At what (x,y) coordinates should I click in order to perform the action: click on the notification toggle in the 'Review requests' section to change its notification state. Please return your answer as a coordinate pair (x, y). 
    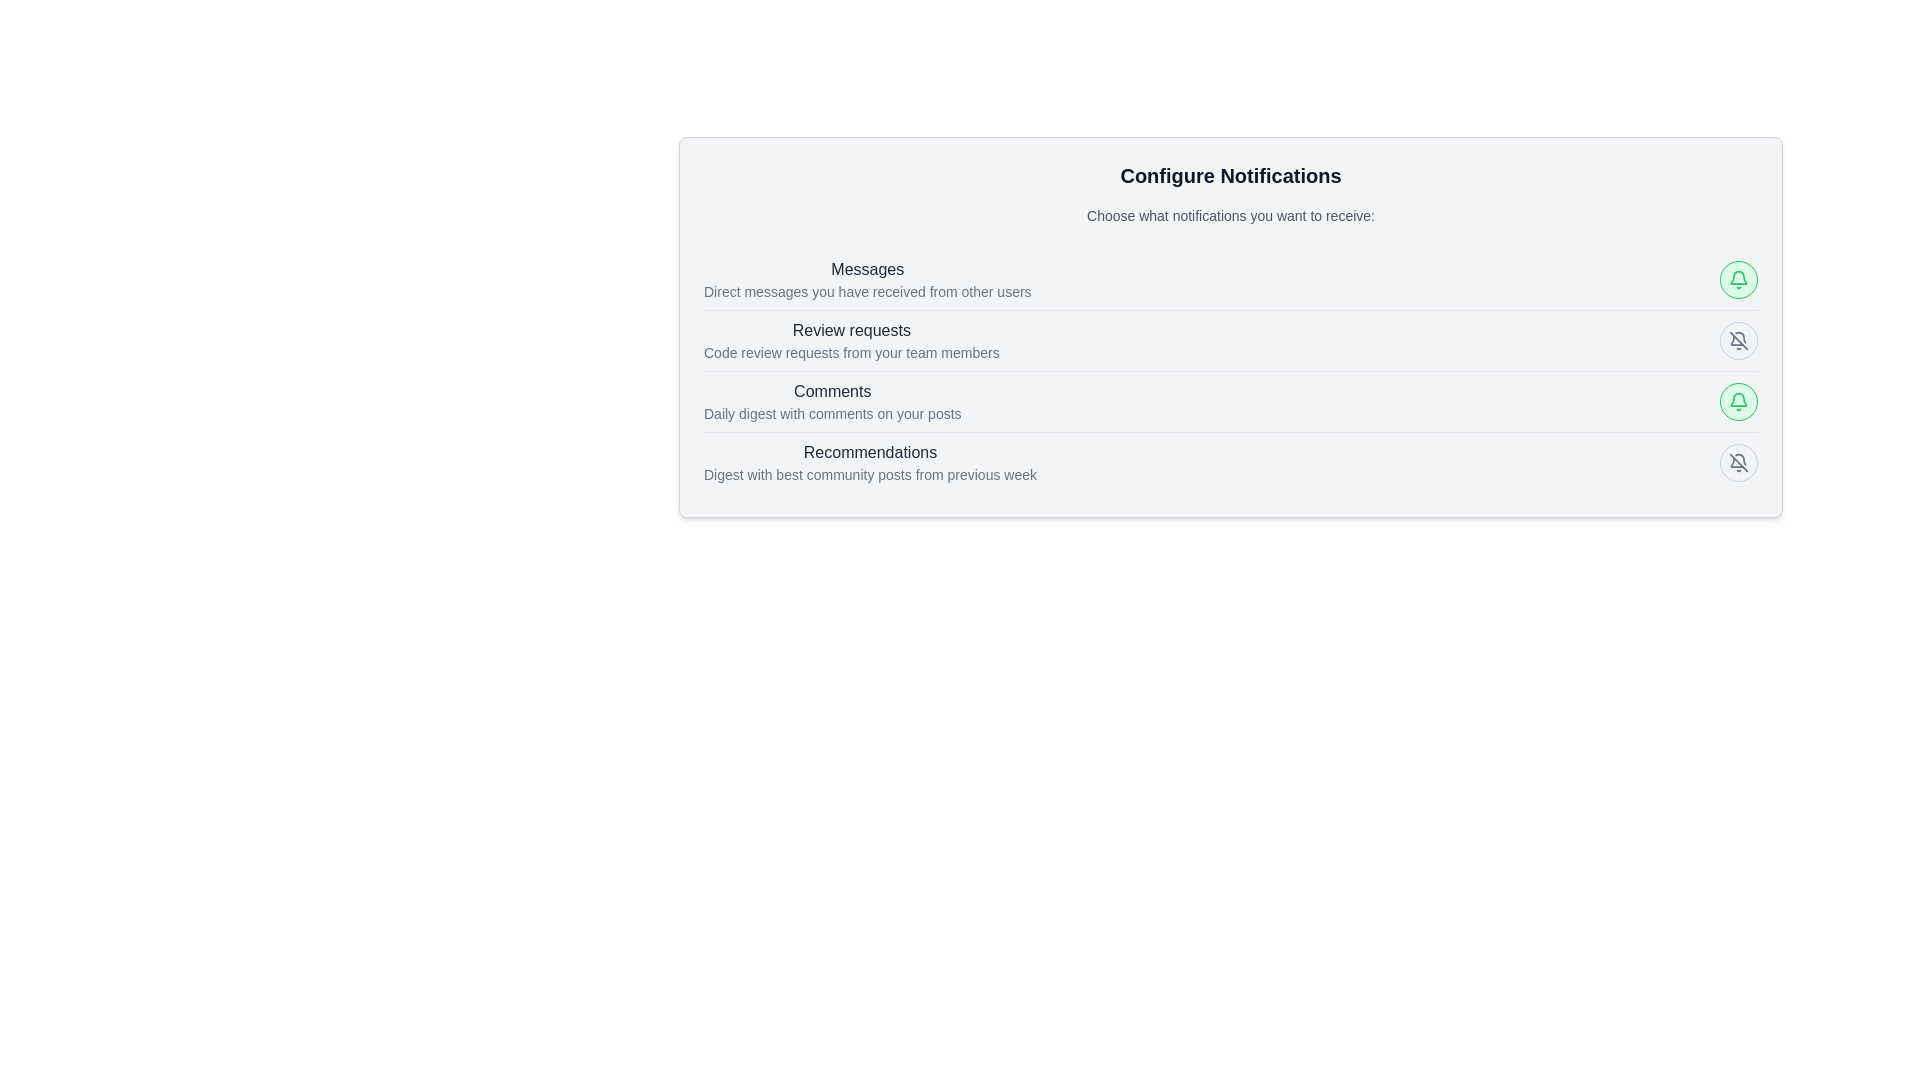
    Looking at the image, I should click on (1229, 339).